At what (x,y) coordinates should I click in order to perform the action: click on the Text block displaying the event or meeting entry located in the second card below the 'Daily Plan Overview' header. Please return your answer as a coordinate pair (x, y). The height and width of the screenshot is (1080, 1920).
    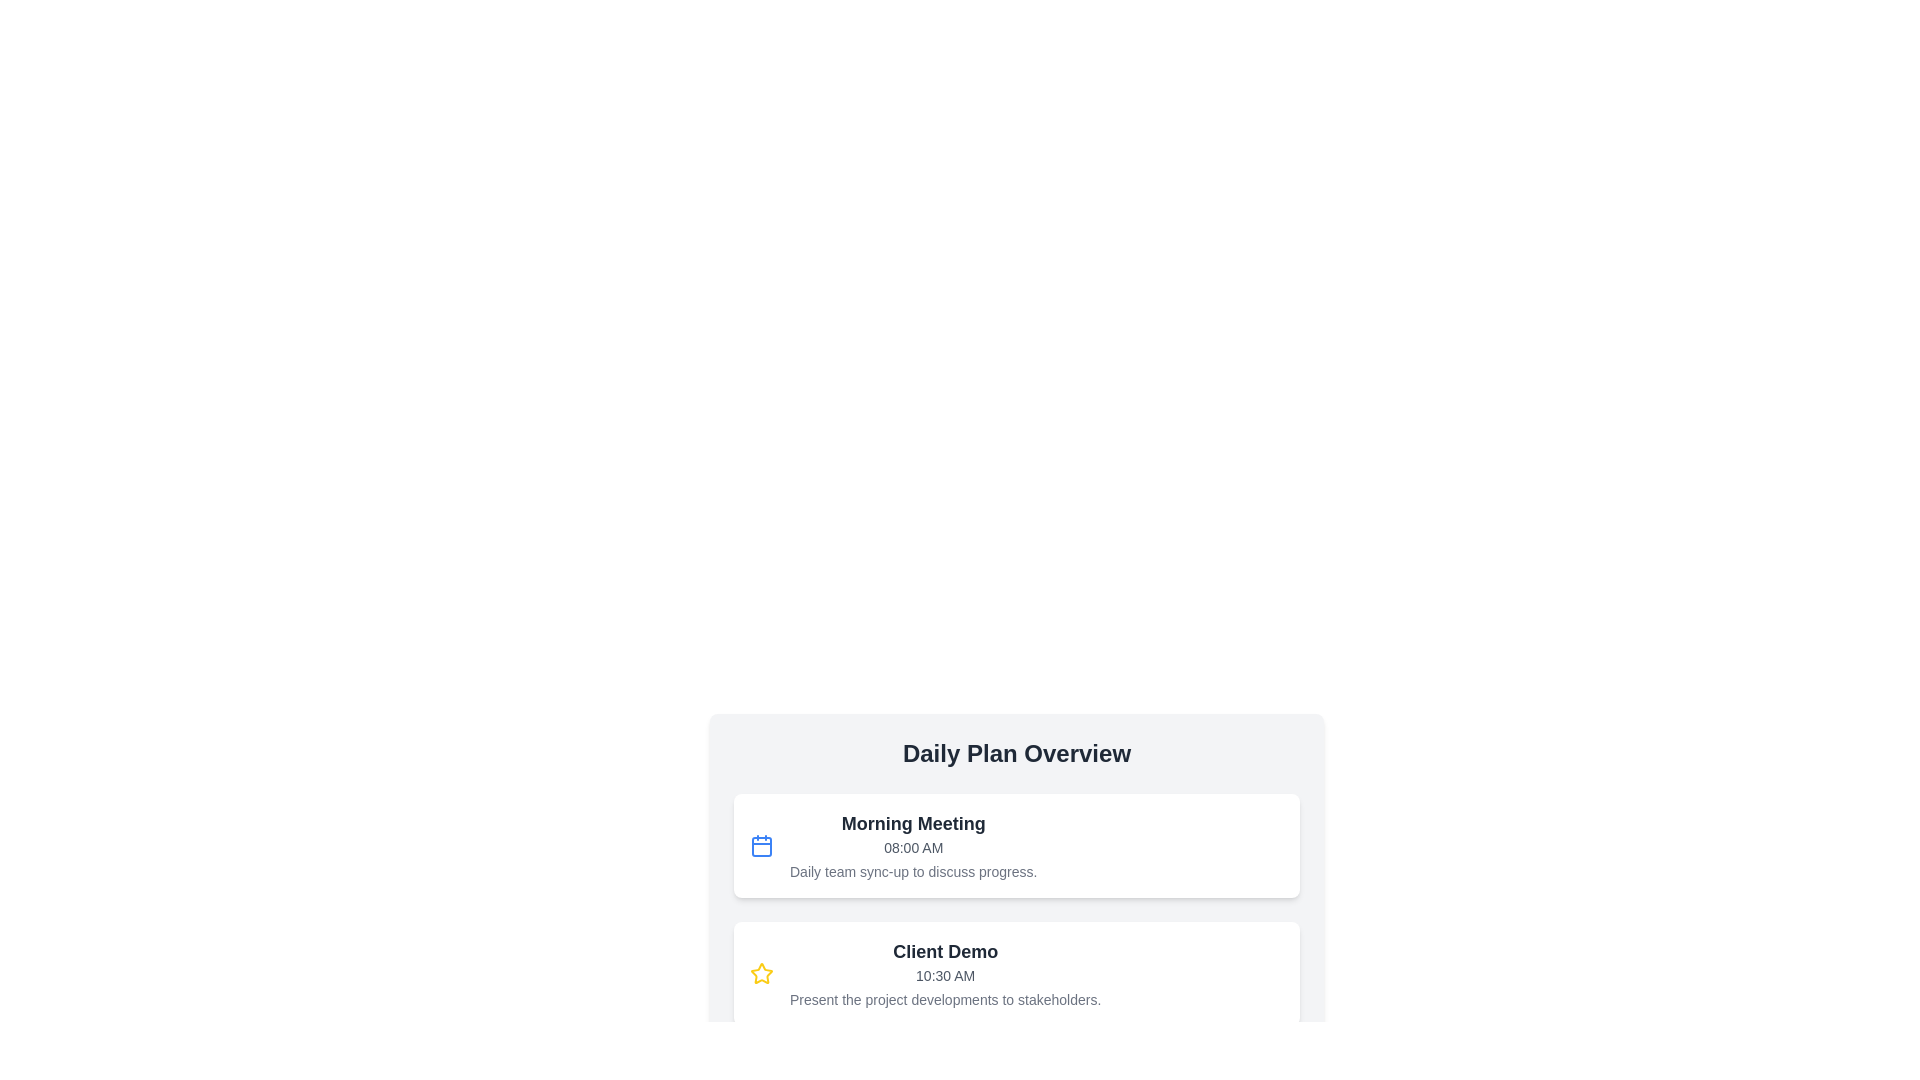
    Looking at the image, I should click on (944, 973).